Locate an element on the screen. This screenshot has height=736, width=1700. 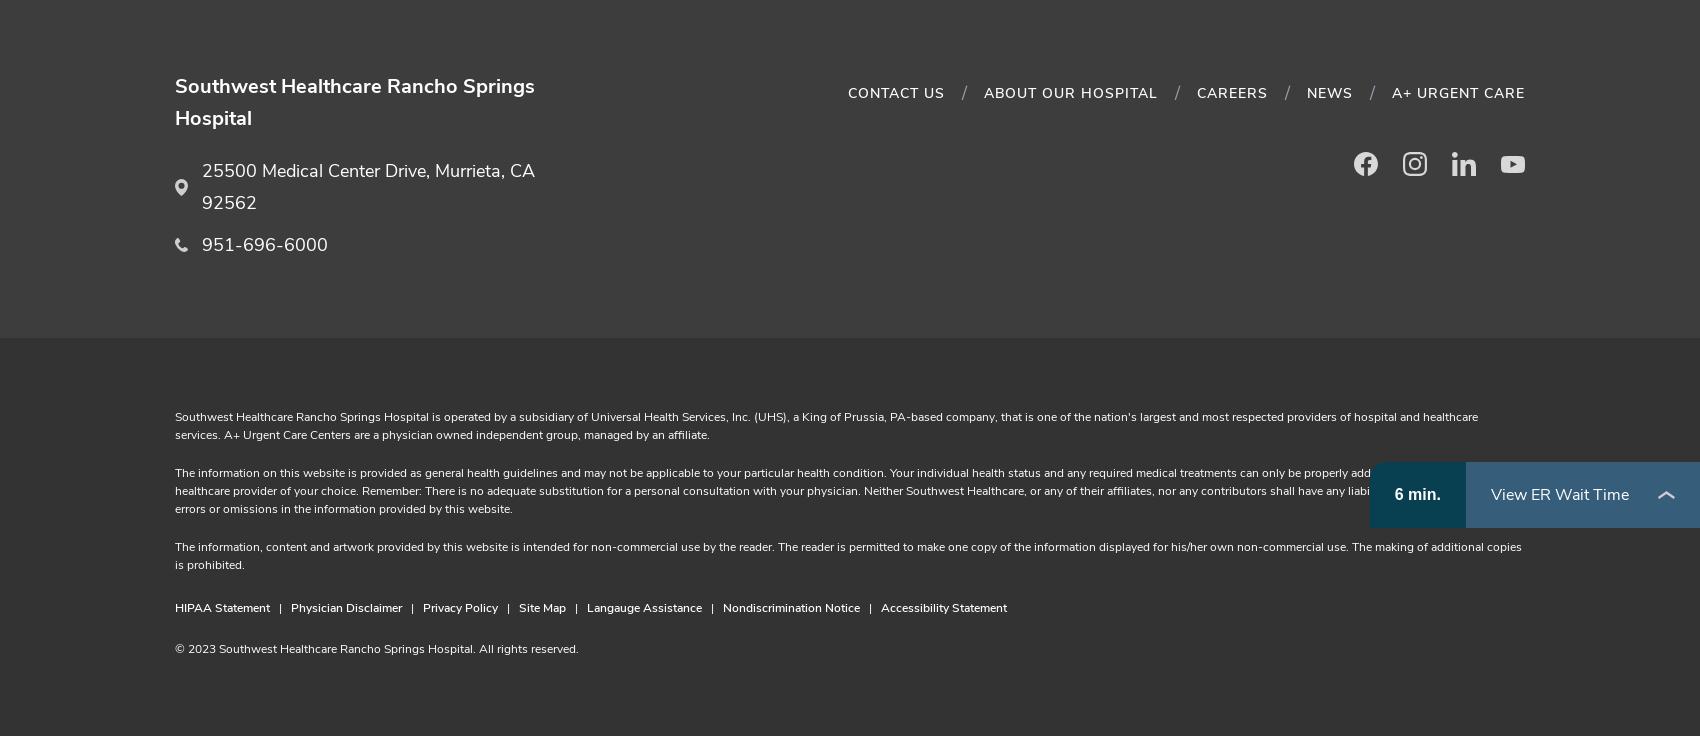
'A+ Urgent Care' is located at coordinates (1457, 92).